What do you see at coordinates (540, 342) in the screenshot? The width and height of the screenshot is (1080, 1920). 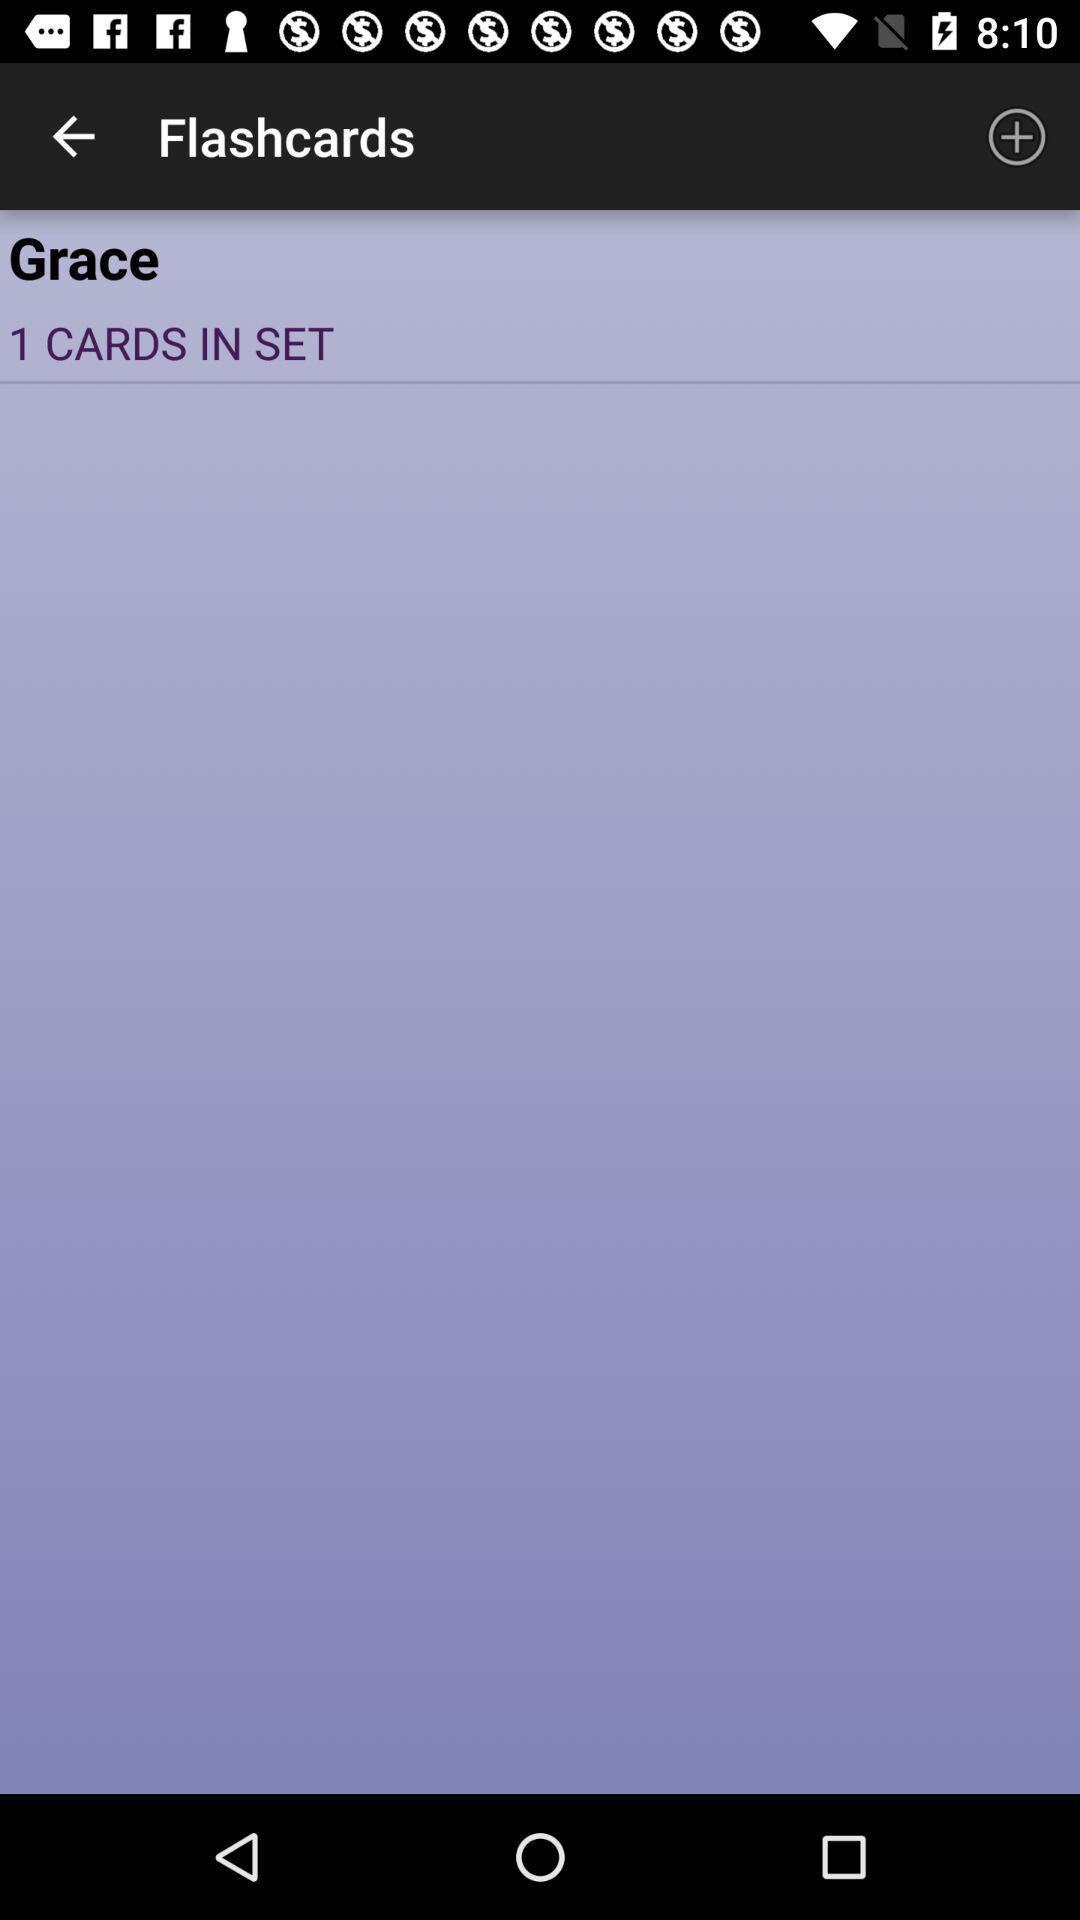 I see `1 cards in icon` at bounding box center [540, 342].